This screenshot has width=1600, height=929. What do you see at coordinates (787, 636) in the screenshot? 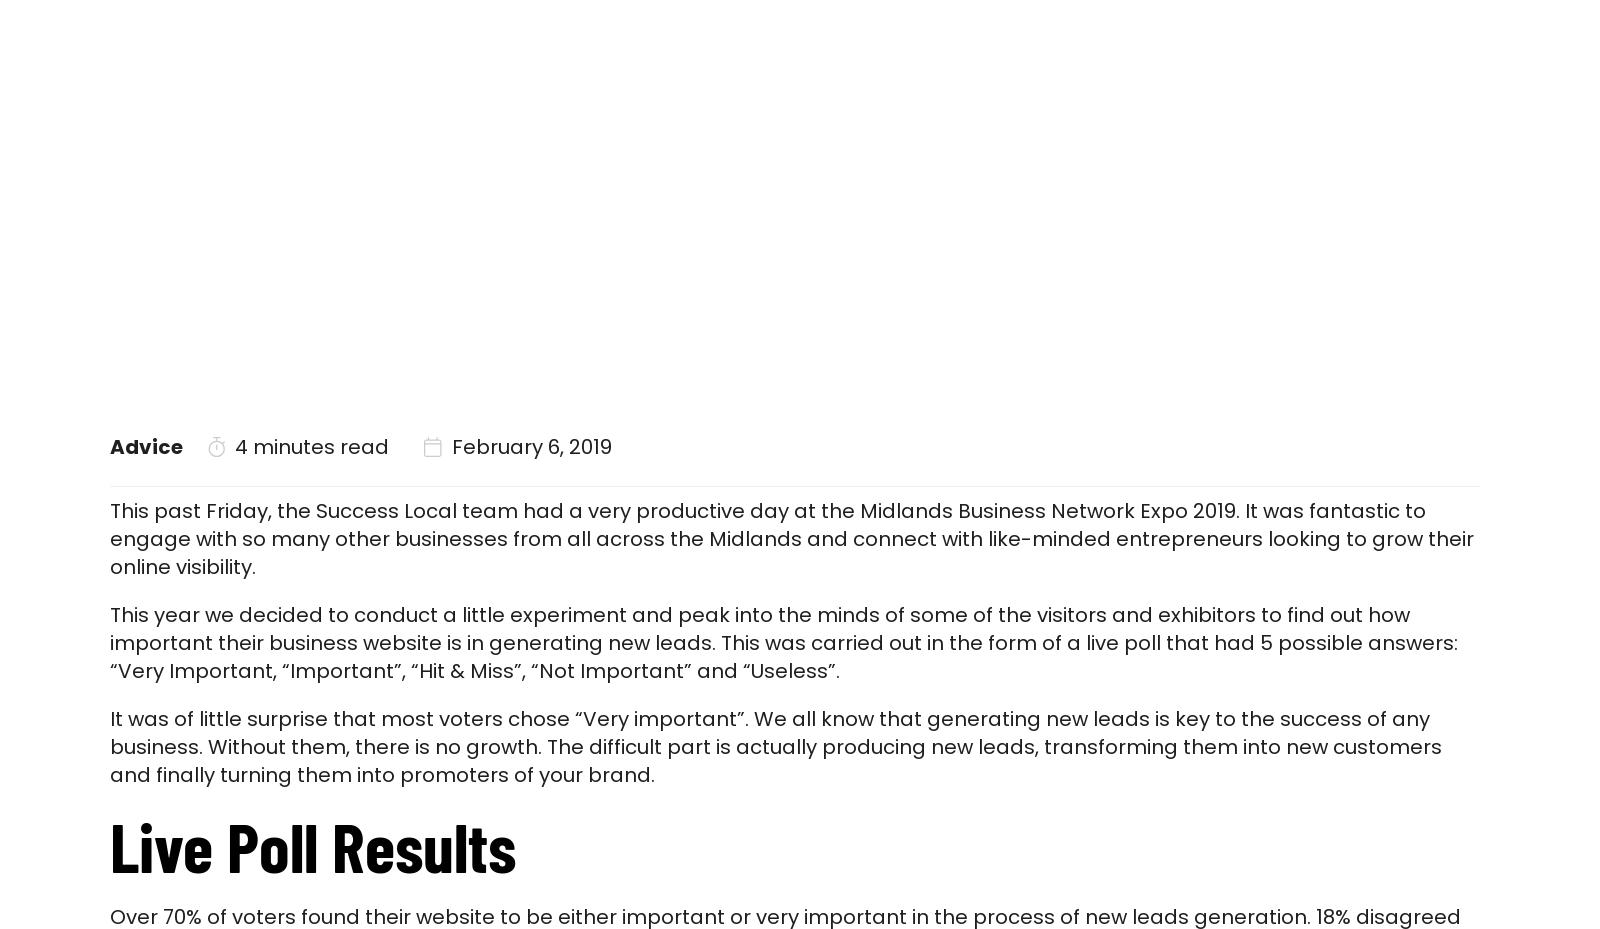
I see `'Over time, techniques such as SEO, social media marketing and e-mail marketing will help you generate more and more leads as you develop more content and keep optimizing for it. Unfortunately, businesses that don’t keep up with said techniques are at risk of being overtaken by competitors who do.'` at bounding box center [787, 636].